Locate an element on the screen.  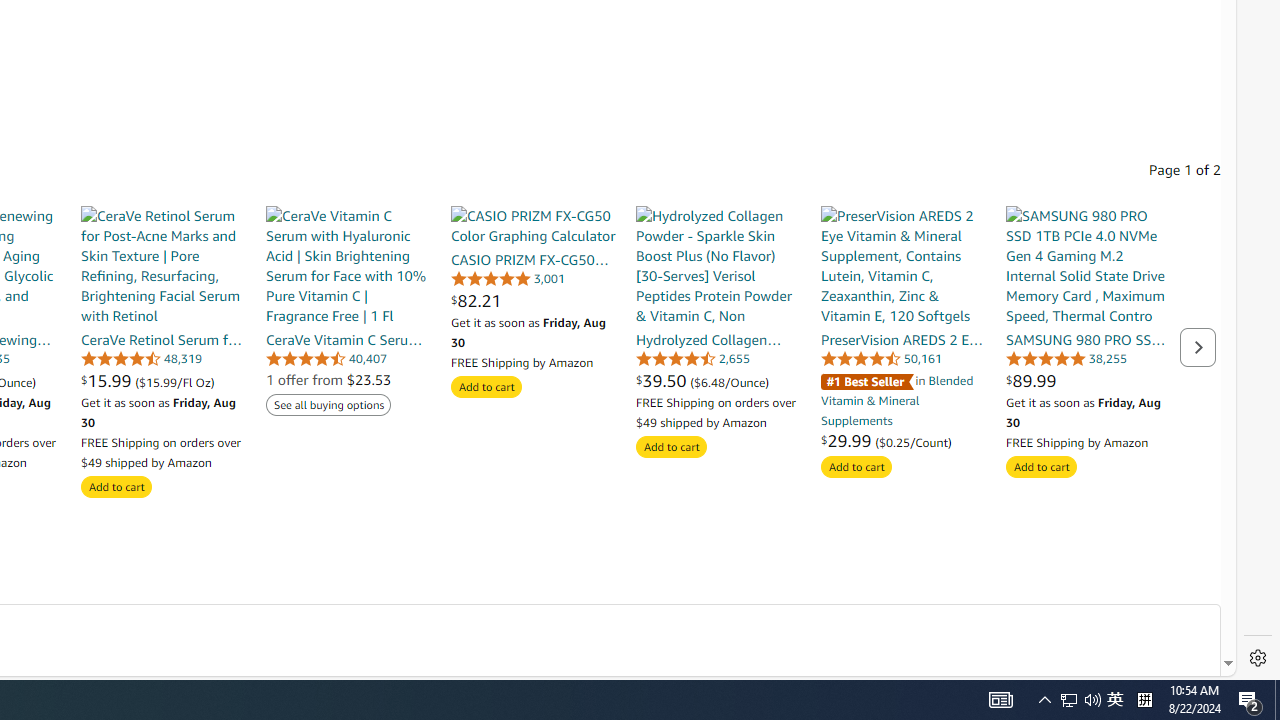
'1 offer from $23.53' is located at coordinates (328, 379).